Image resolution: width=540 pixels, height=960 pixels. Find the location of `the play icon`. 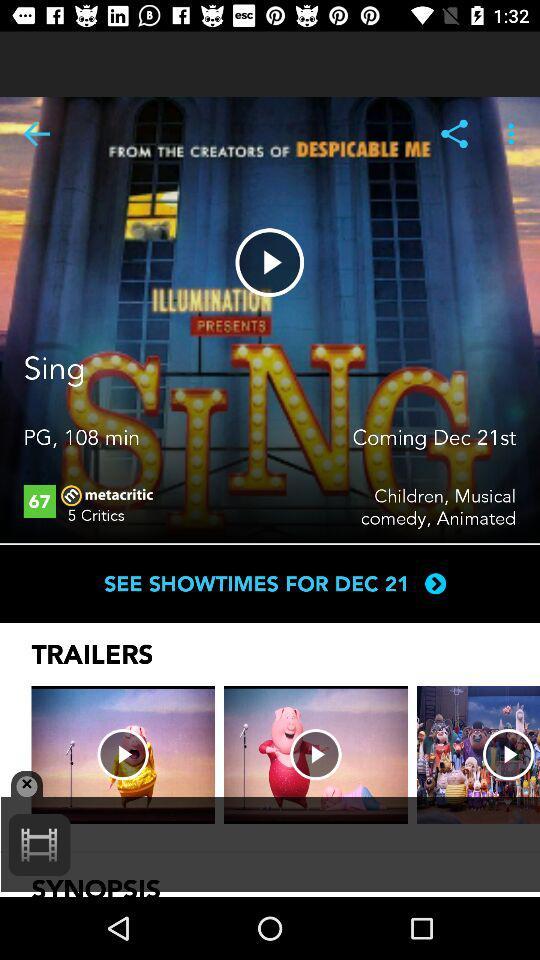

the play icon is located at coordinates (269, 261).